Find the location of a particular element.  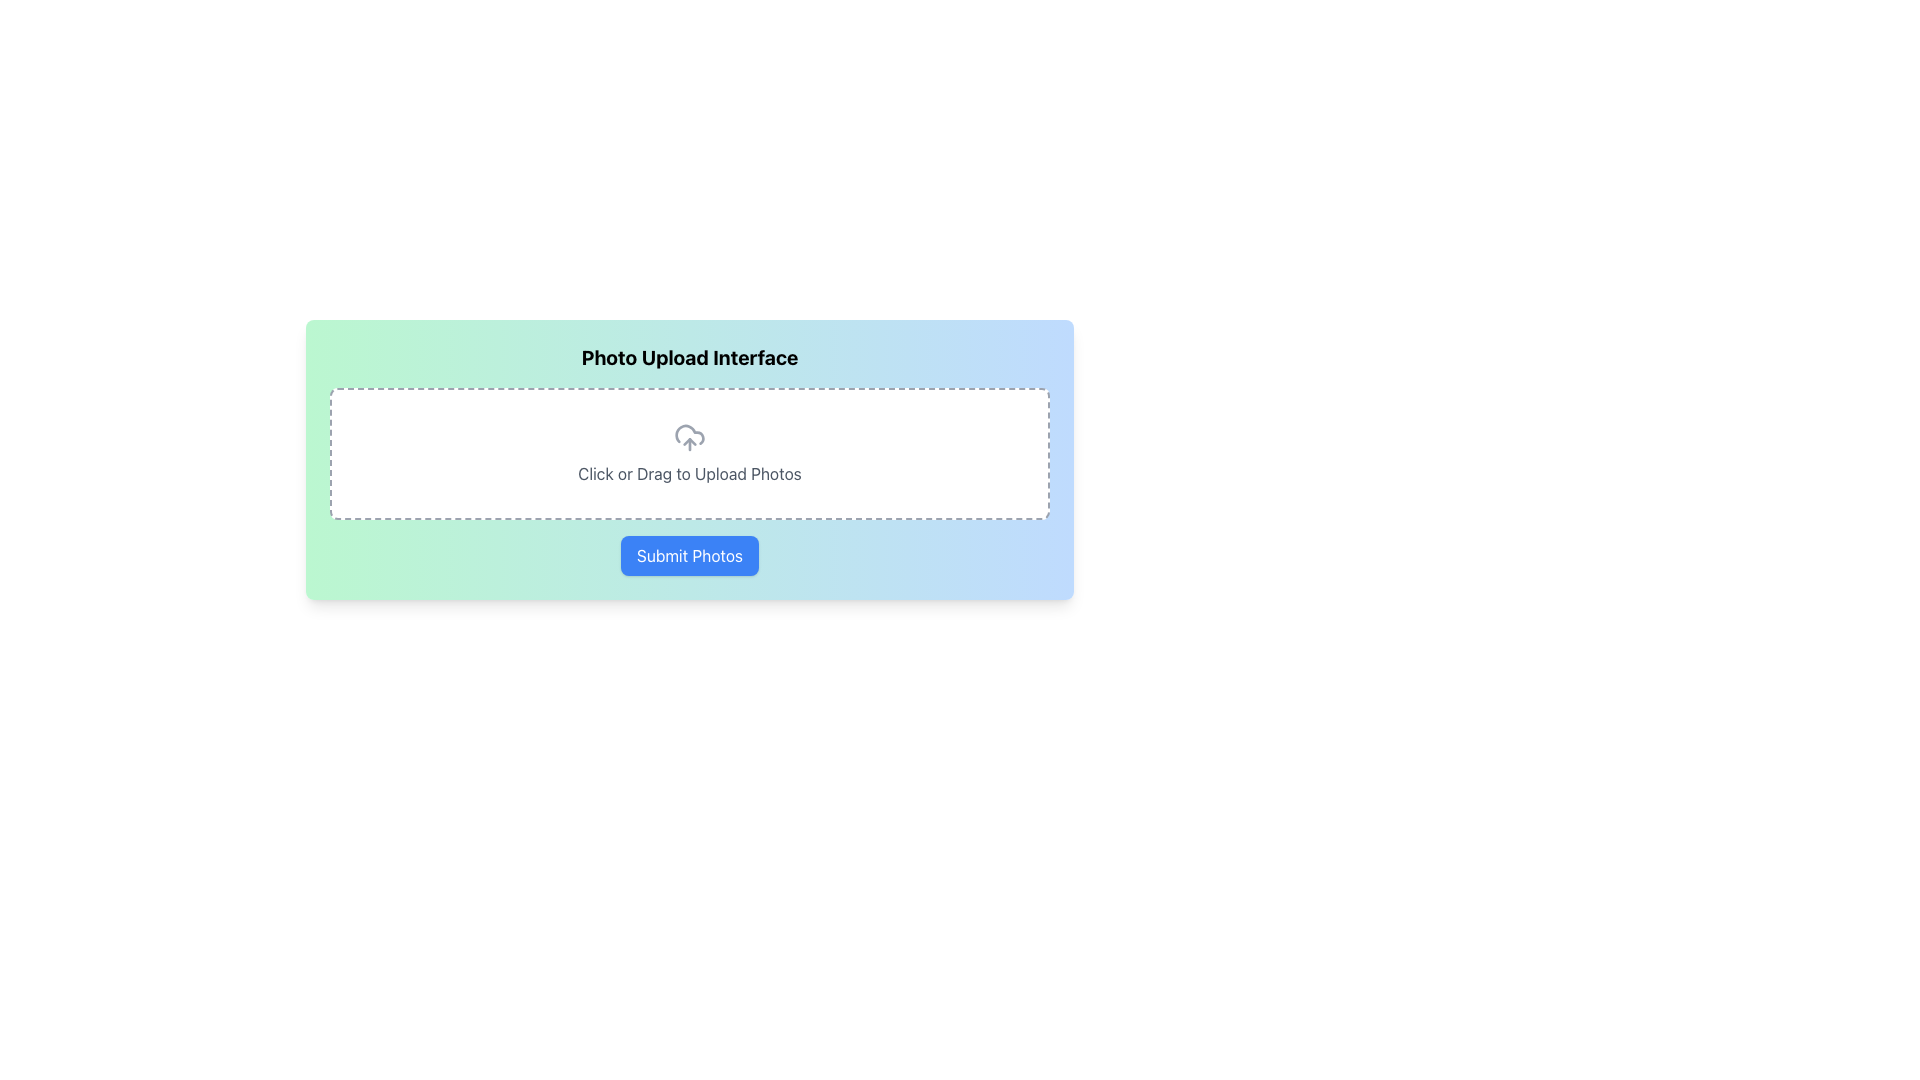

the submit button is located at coordinates (690, 555).